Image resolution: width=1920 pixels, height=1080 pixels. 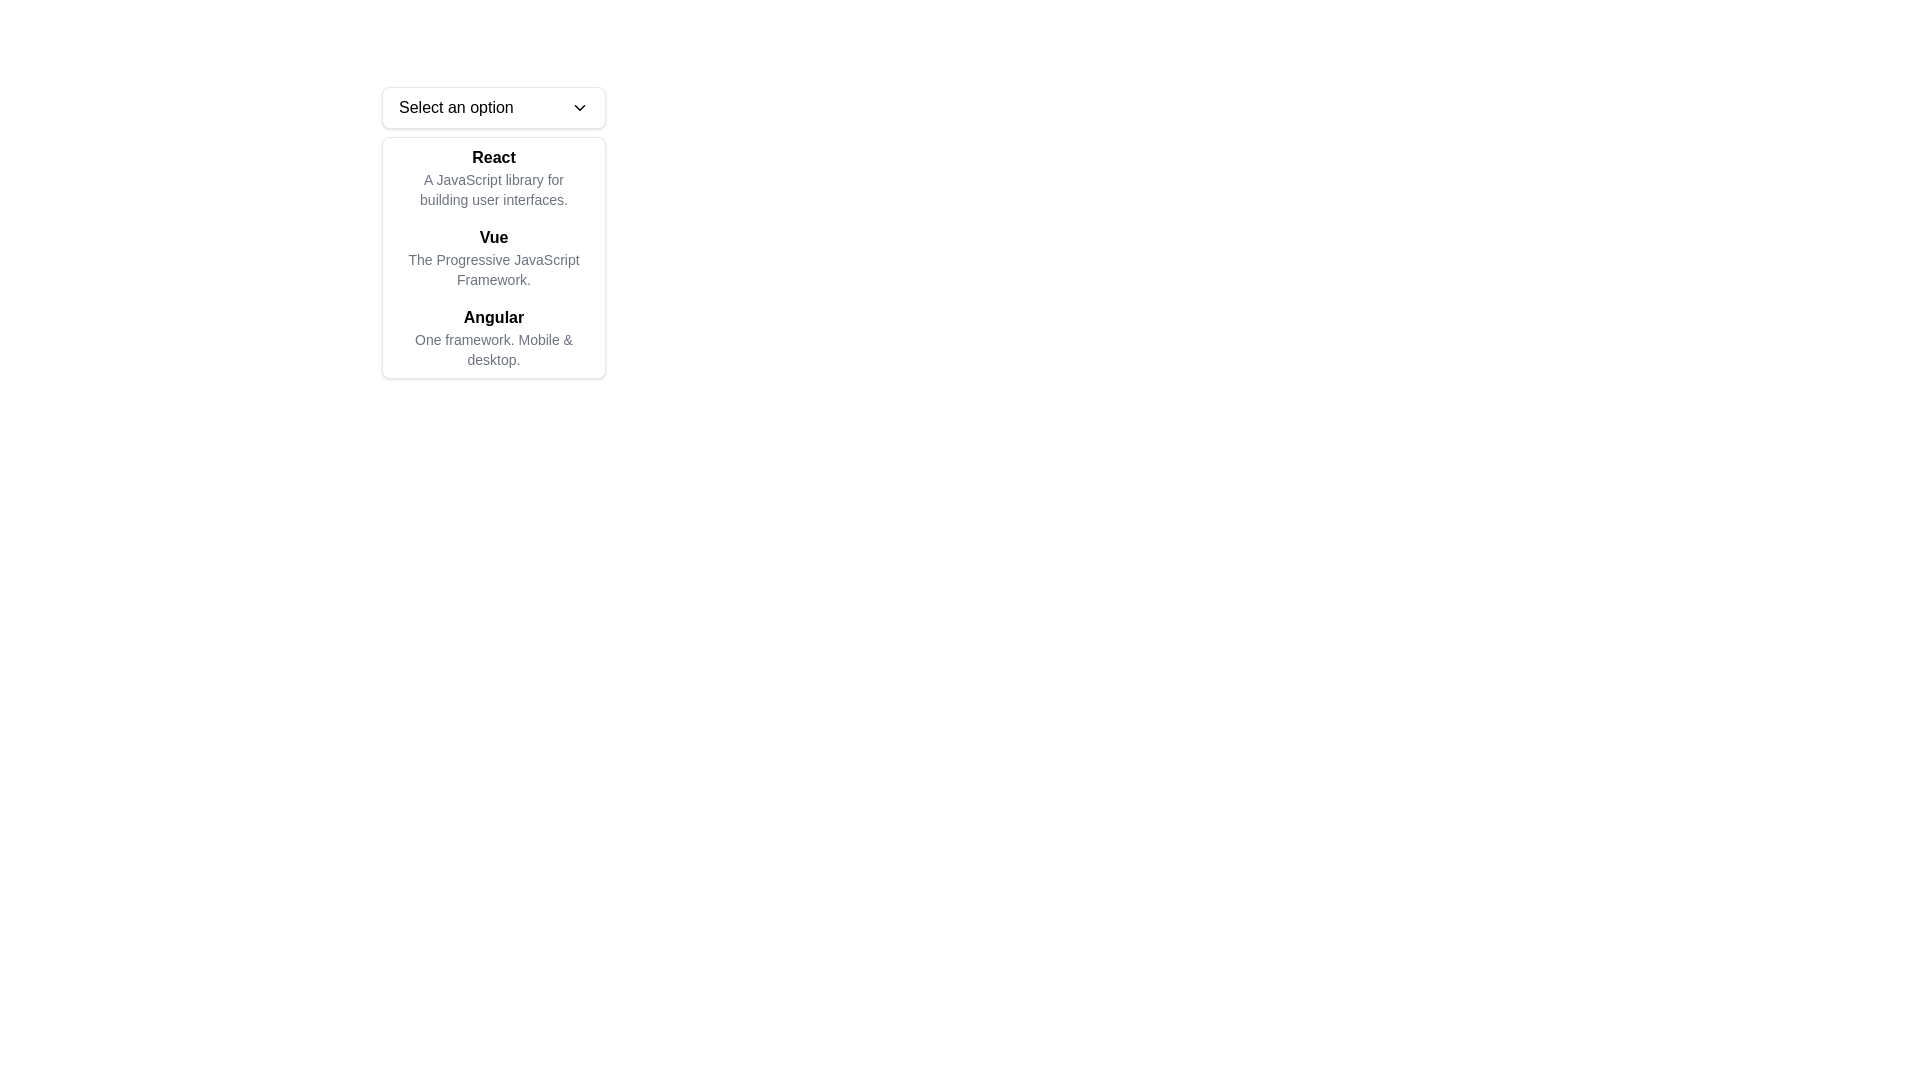 I want to click on the bold-text label reading 'Vue' in the dropdown menu, which is the second item in the list, positioned above the description text 'The Progressive JavaScript Framework.' and below the dropdown title 'Select an option', so click(x=494, y=237).